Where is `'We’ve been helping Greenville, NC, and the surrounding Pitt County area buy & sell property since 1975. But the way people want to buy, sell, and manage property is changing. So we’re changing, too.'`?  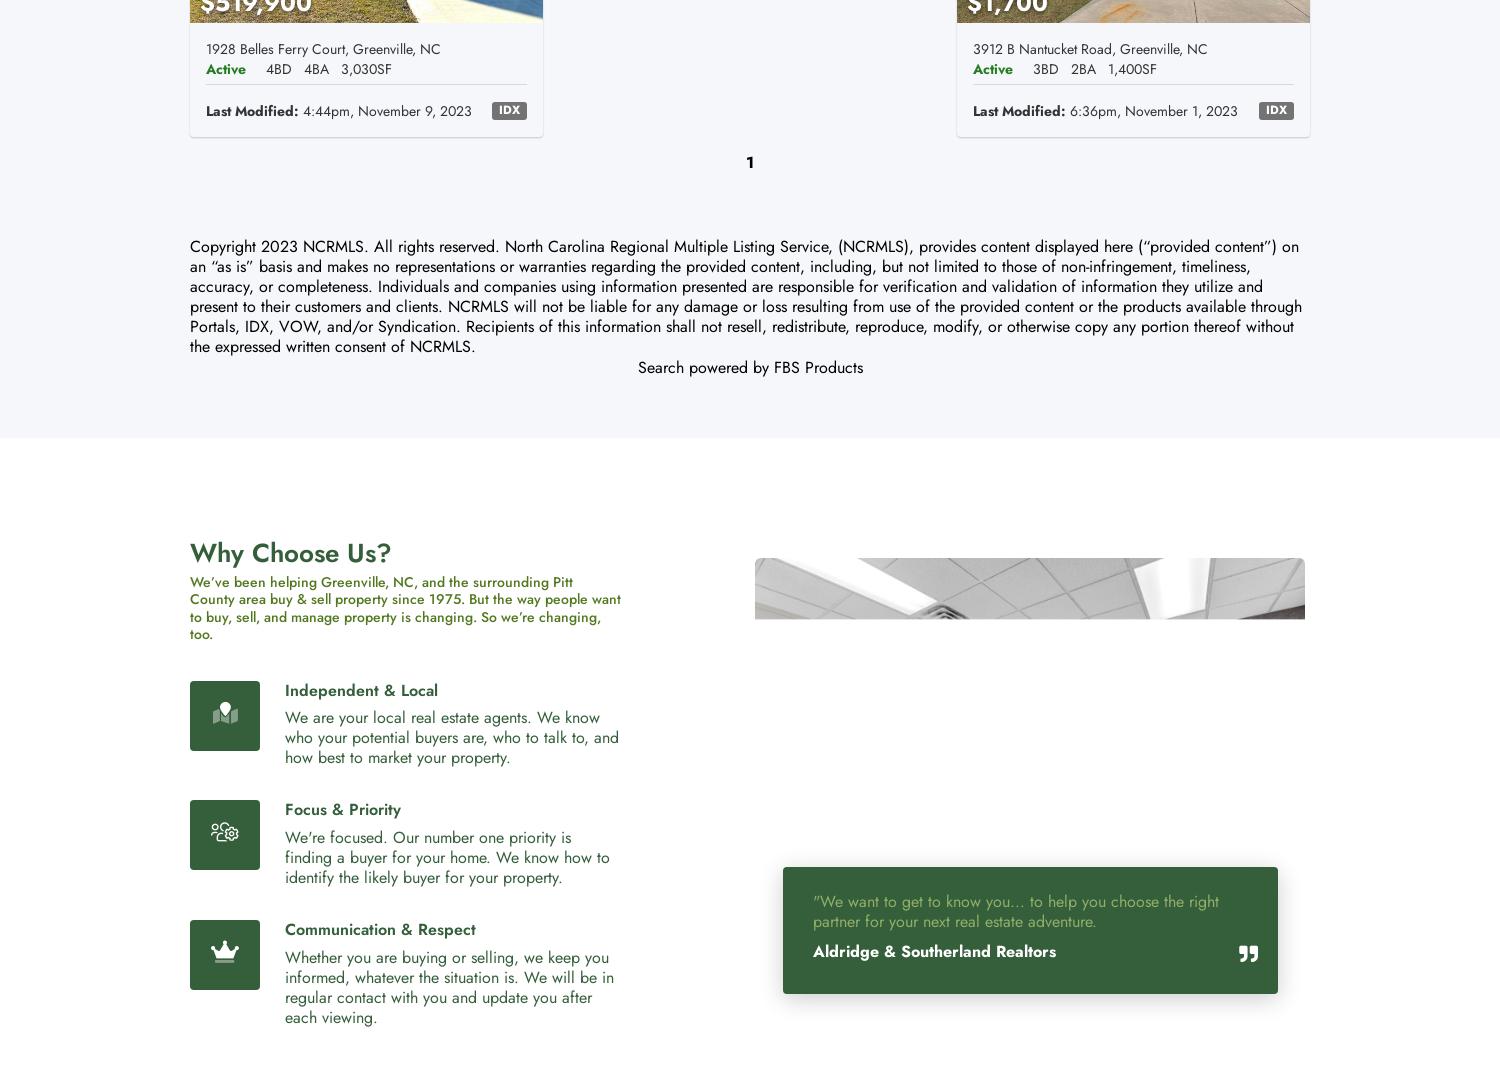
'We’ve been helping Greenville, NC, and the surrounding Pitt County area buy & sell property since 1975. But the way people want to buy, sell, and manage property is changing. So we’re changing, too.' is located at coordinates (405, 607).